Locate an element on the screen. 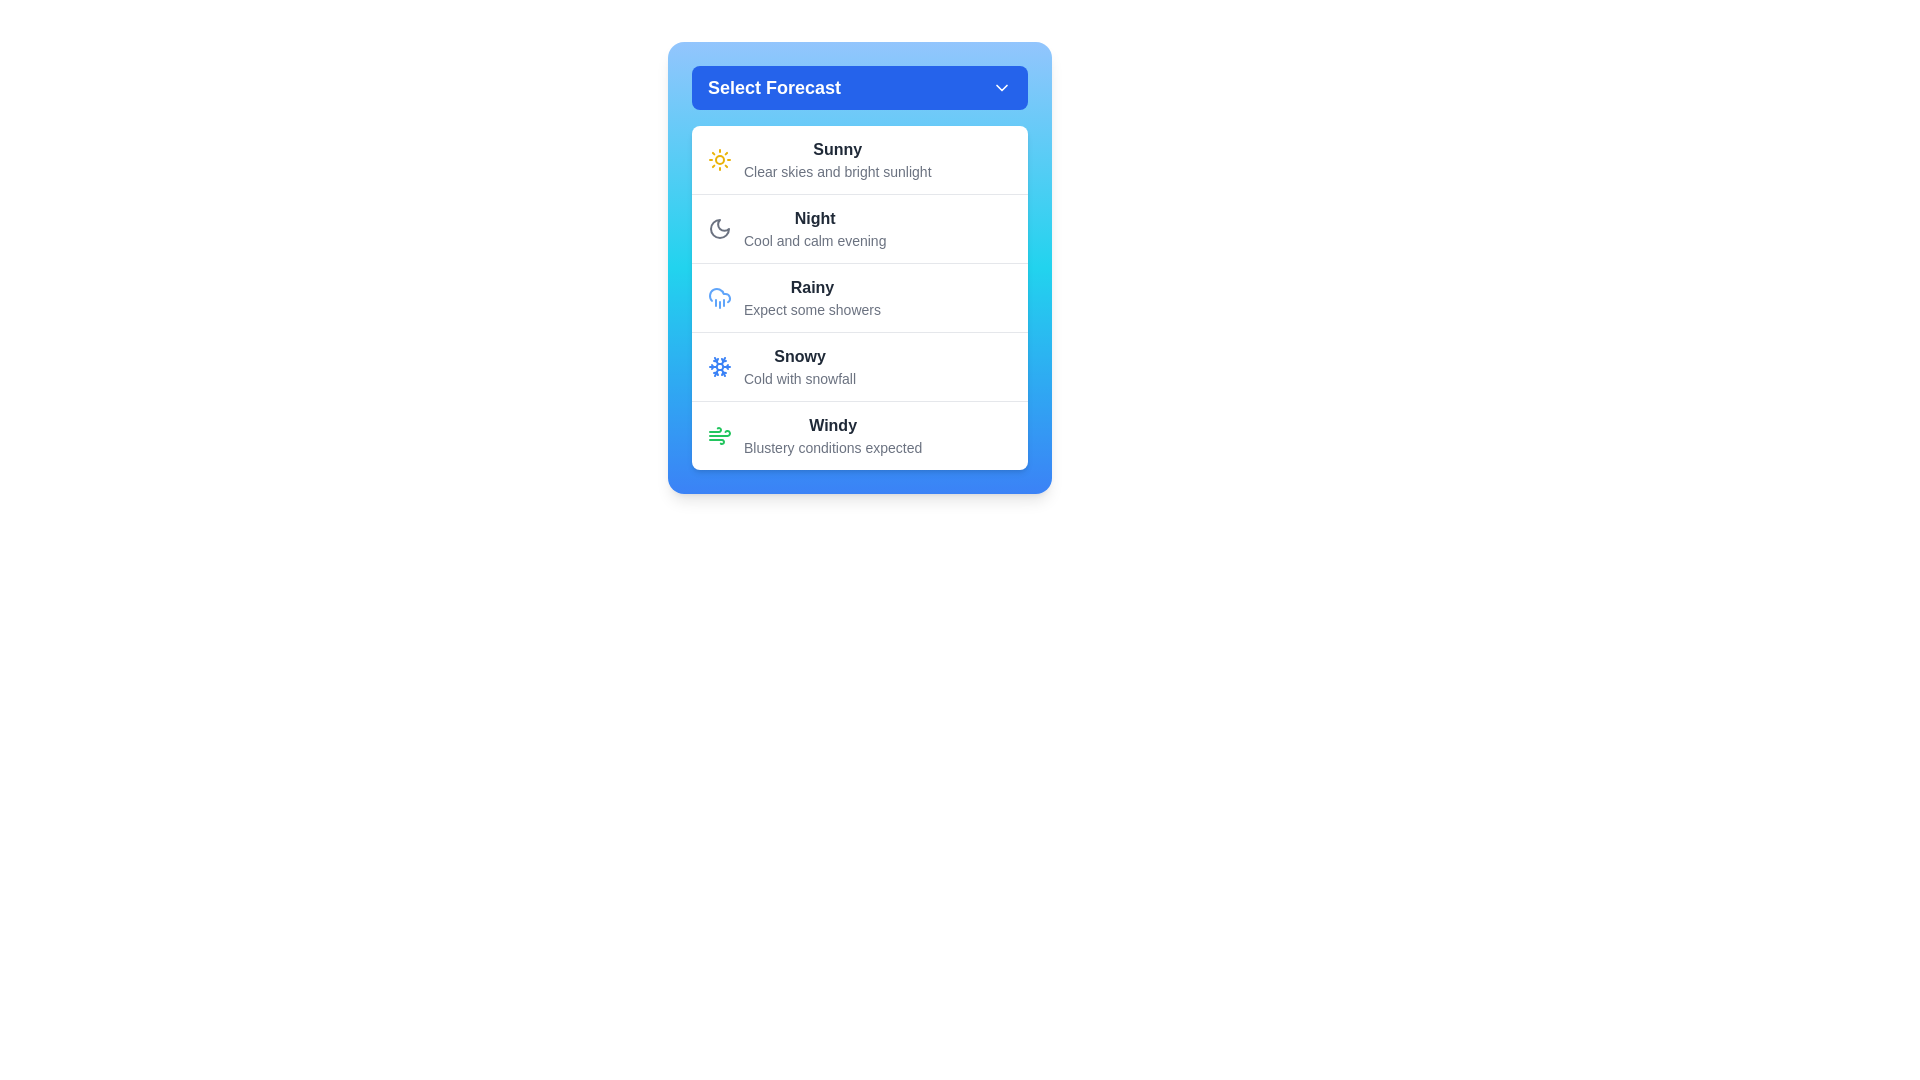 Image resolution: width=1920 pixels, height=1080 pixels. text content of the Text label displaying 'Windy Blustery conditions expected', which is the last item in the dropdown list of weather conditions, visually aligned with a wind icon is located at coordinates (833, 434).